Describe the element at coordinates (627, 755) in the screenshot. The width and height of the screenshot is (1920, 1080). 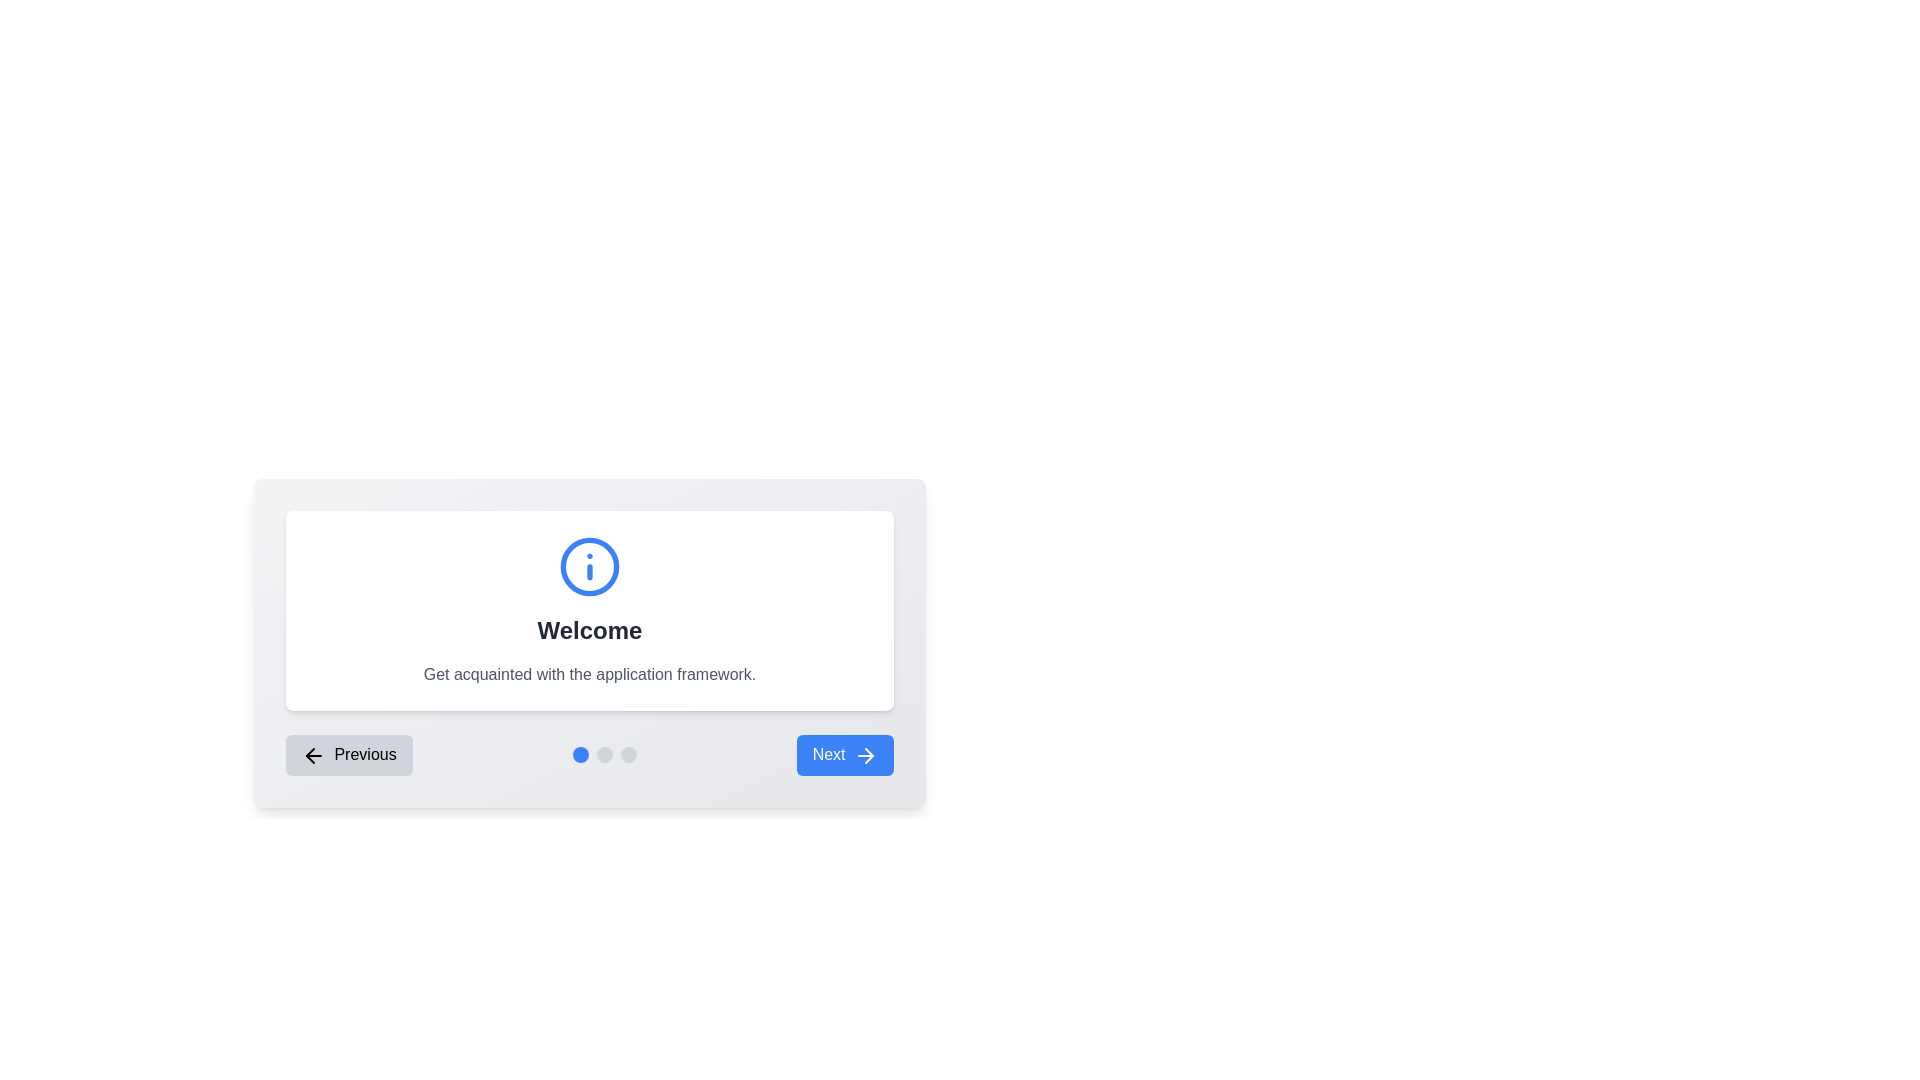
I see `the rightmost gray circular indicator, which is the third in a row of three similar indicators, located below a rectangular card element` at that location.